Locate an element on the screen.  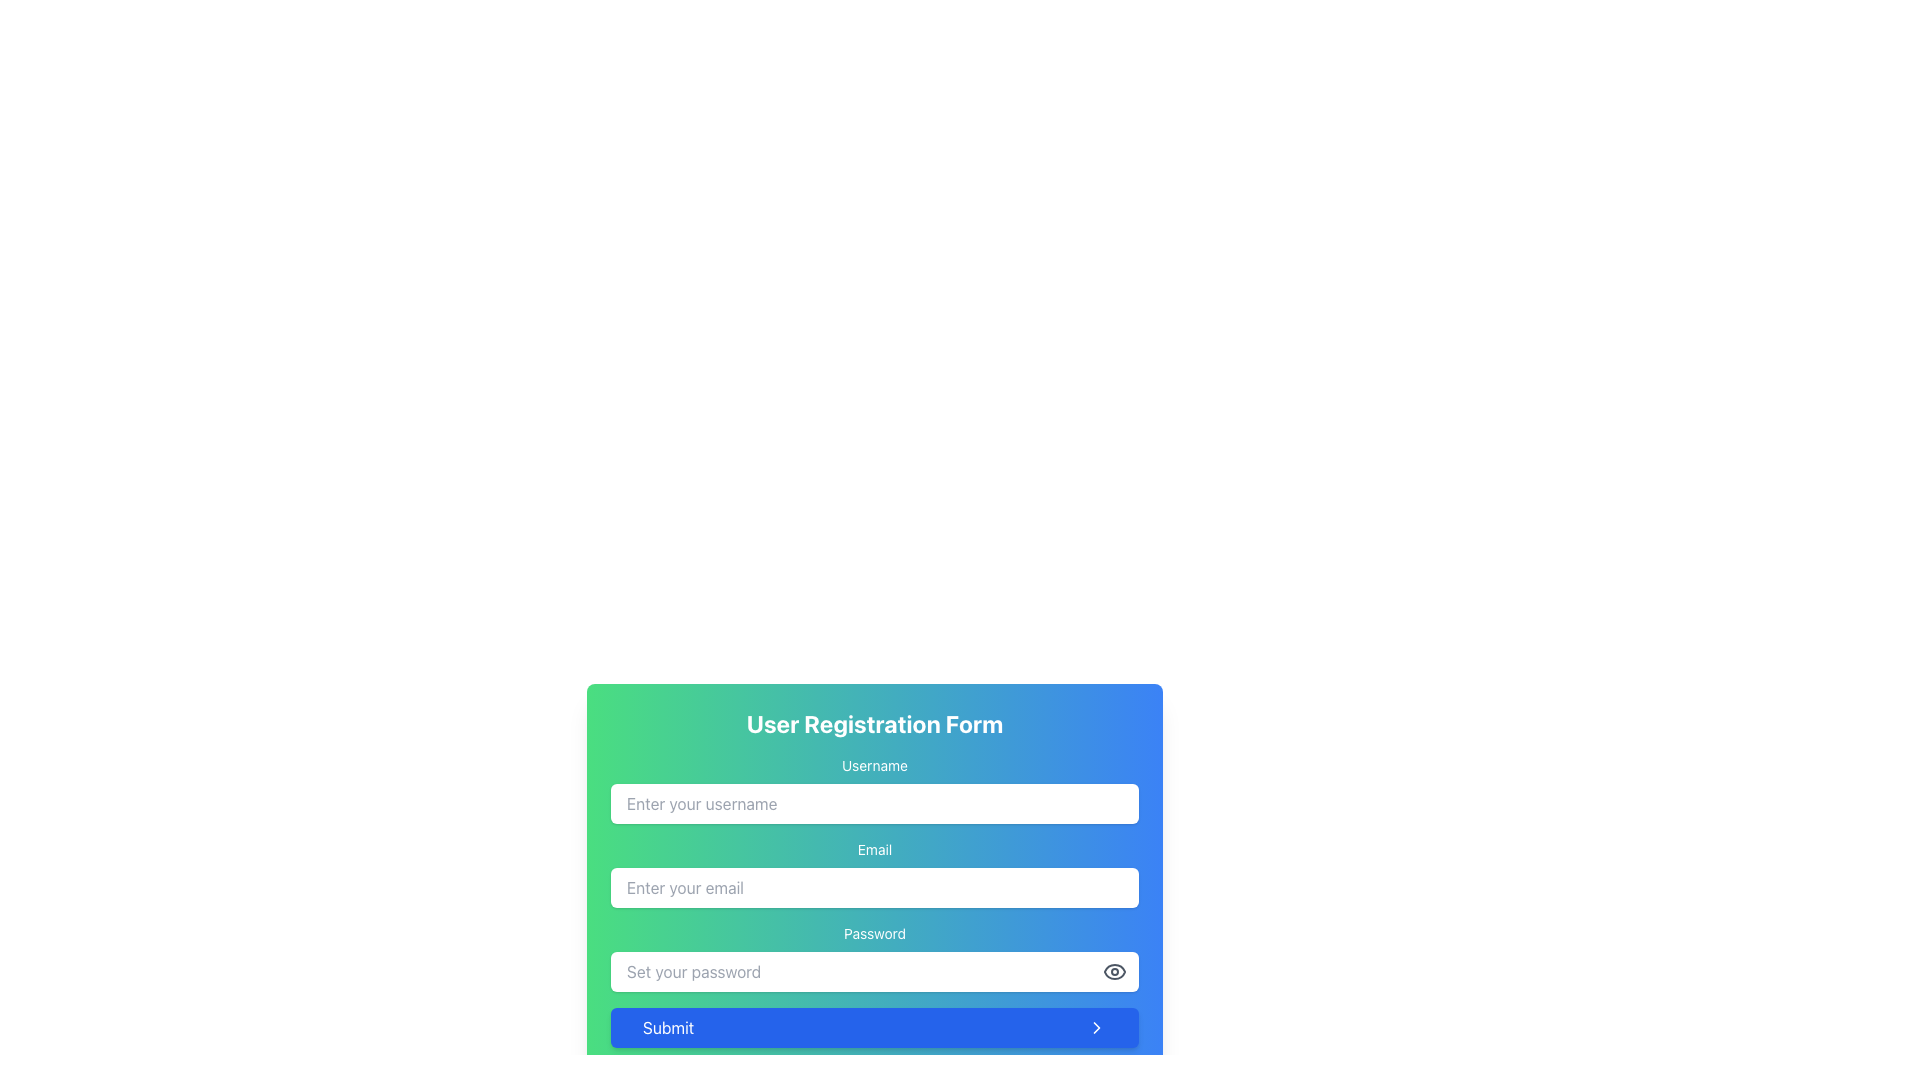
the show/hide password button, which is styled with an eye icon and located to the right of the password input field in the User Registration Form is located at coordinates (1113, 971).